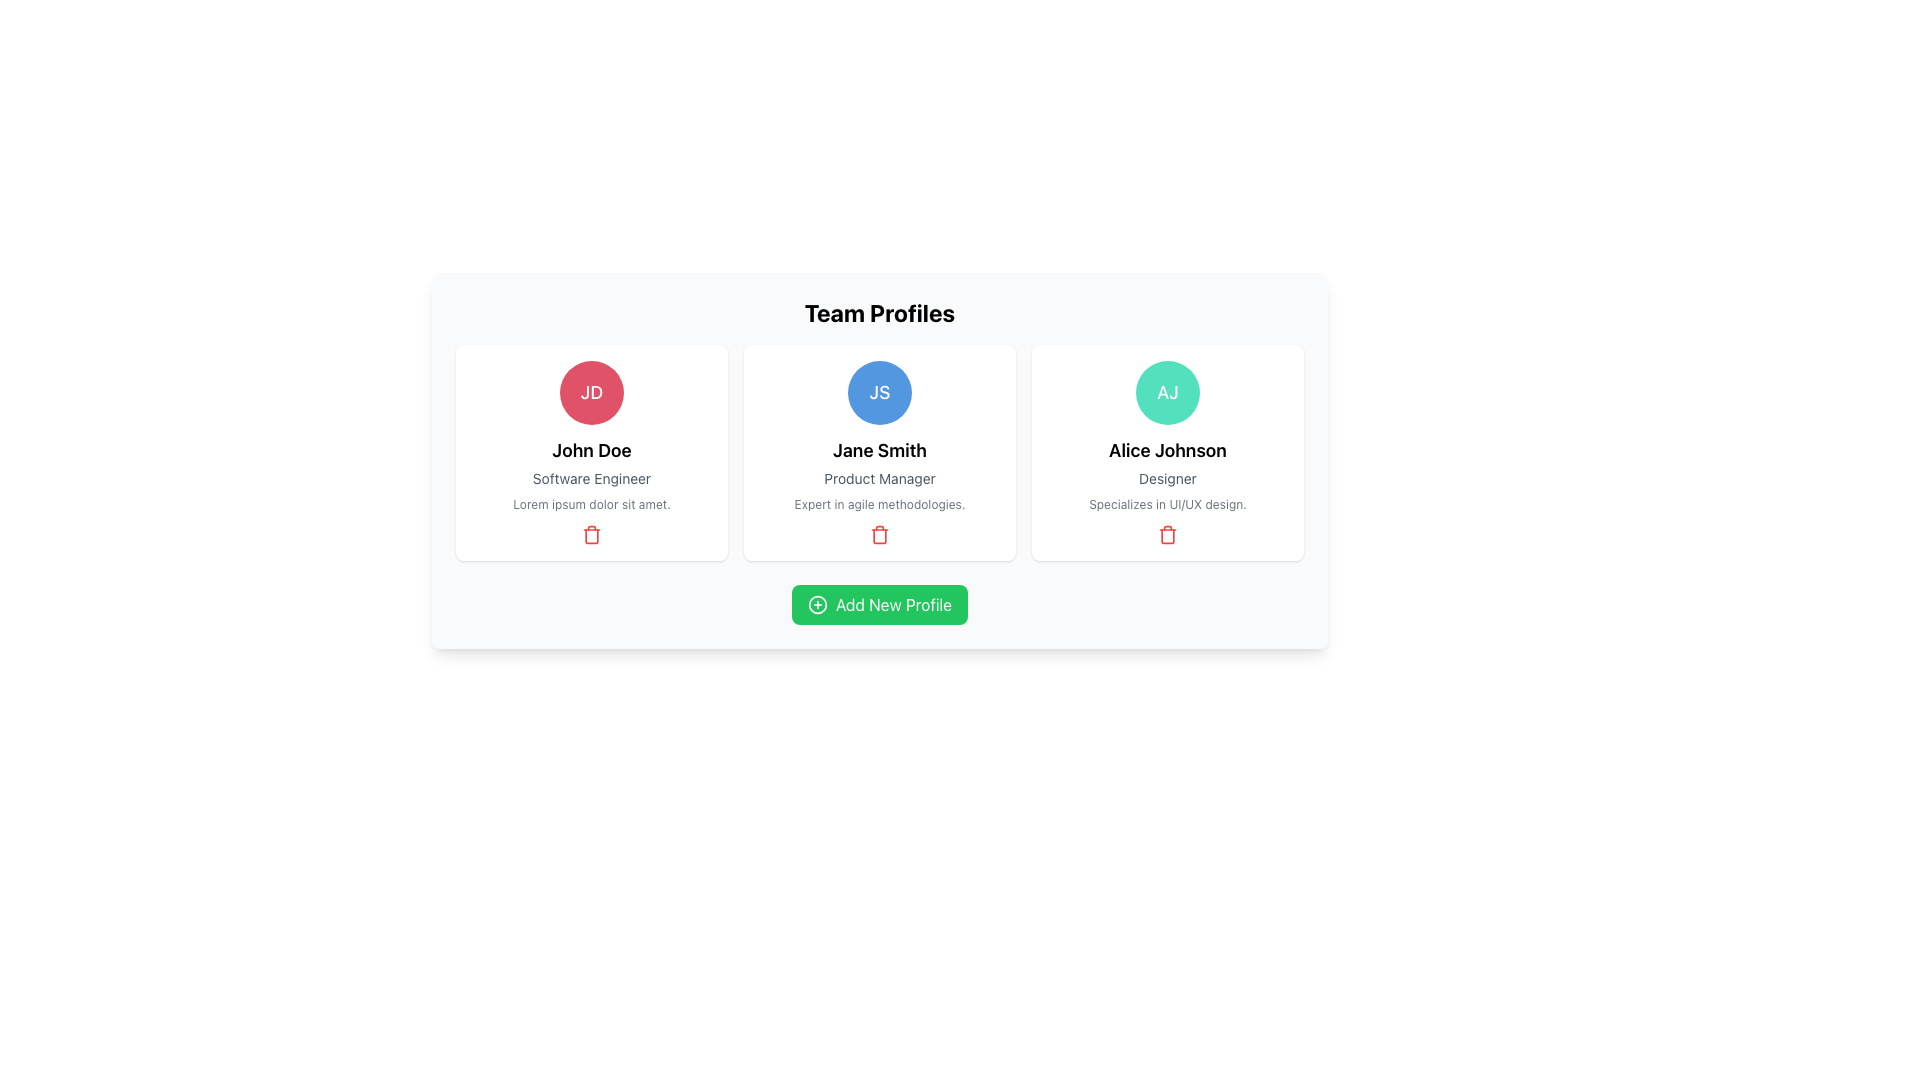 This screenshot has height=1080, width=1920. Describe the element at coordinates (590, 393) in the screenshot. I see `the Avatar Component, which is a circular element with a red background and white text displaying 'JD', prominently placed above the text 'John Doe'` at that location.